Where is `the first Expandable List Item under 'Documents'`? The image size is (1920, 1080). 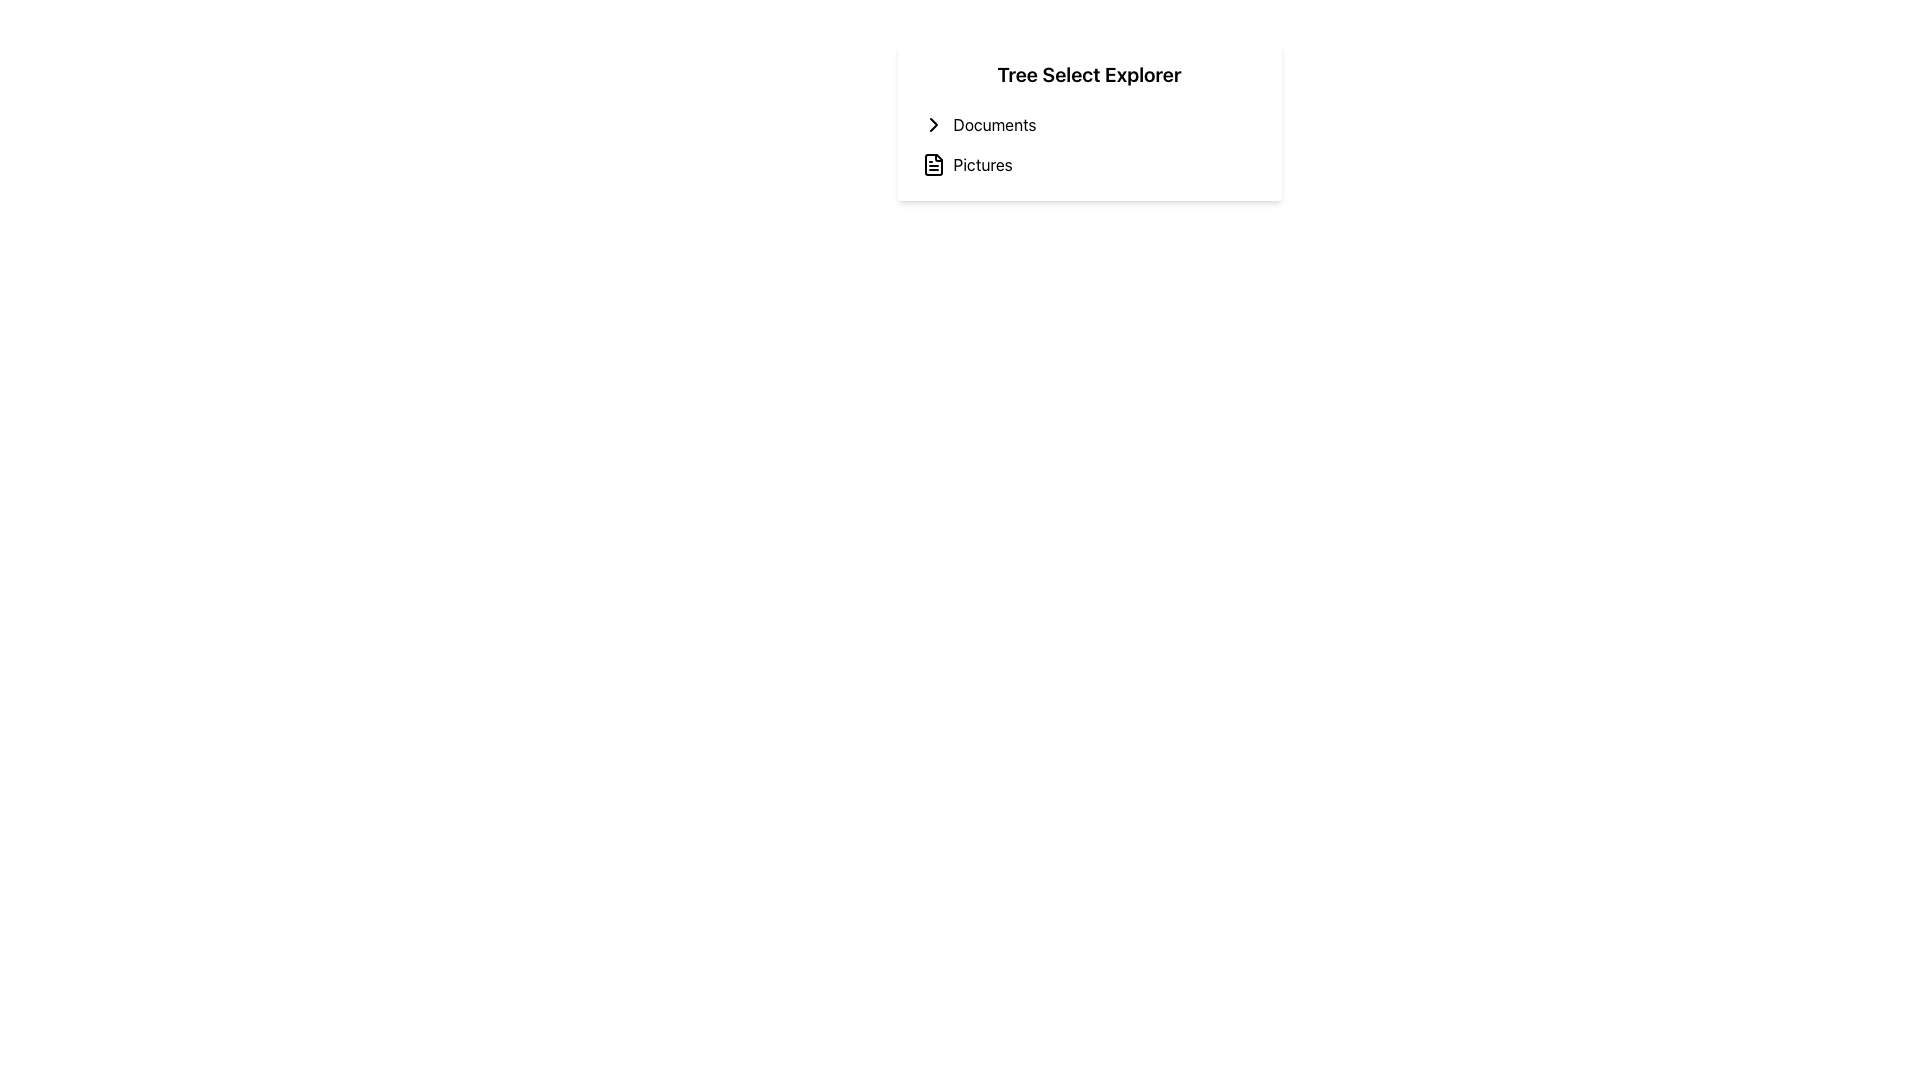
the first Expandable List Item under 'Documents' is located at coordinates (1088, 124).